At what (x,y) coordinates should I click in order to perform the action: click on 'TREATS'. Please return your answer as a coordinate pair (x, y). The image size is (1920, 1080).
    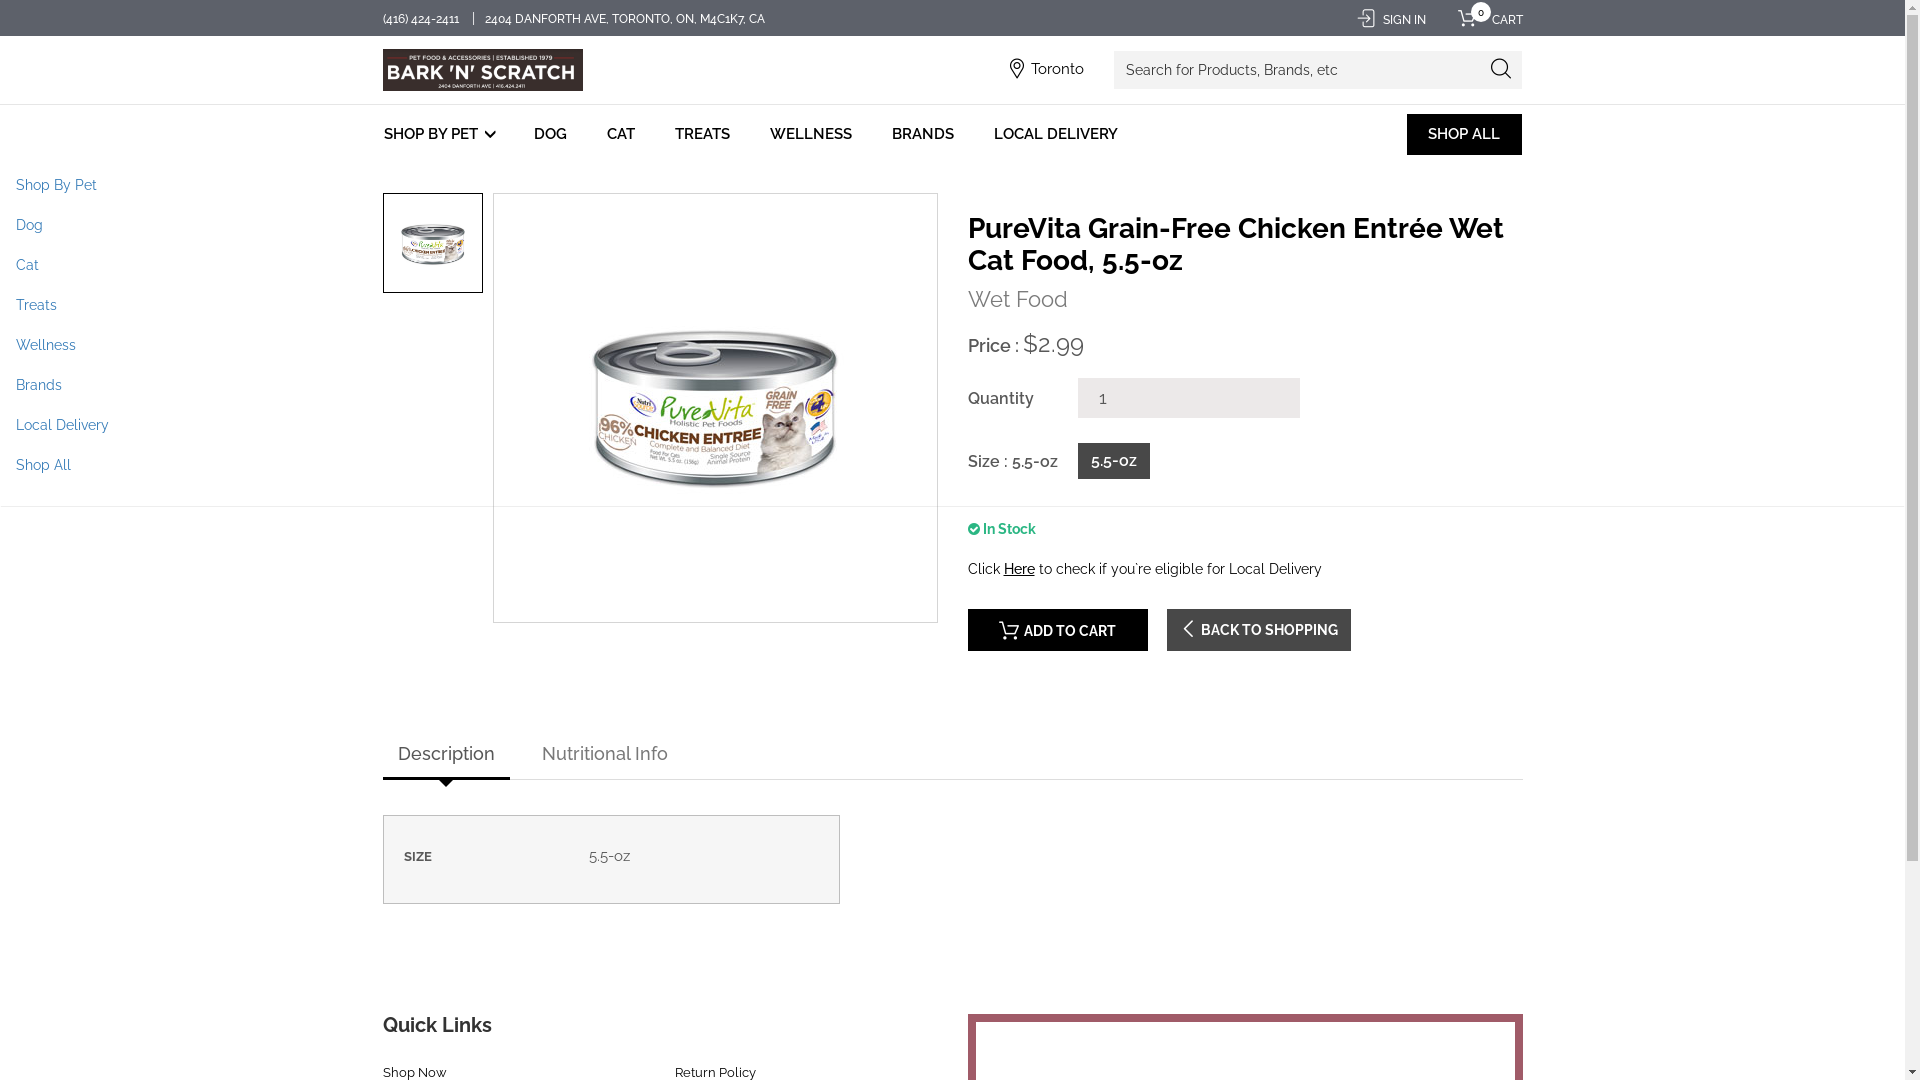
    Looking at the image, I should click on (702, 134).